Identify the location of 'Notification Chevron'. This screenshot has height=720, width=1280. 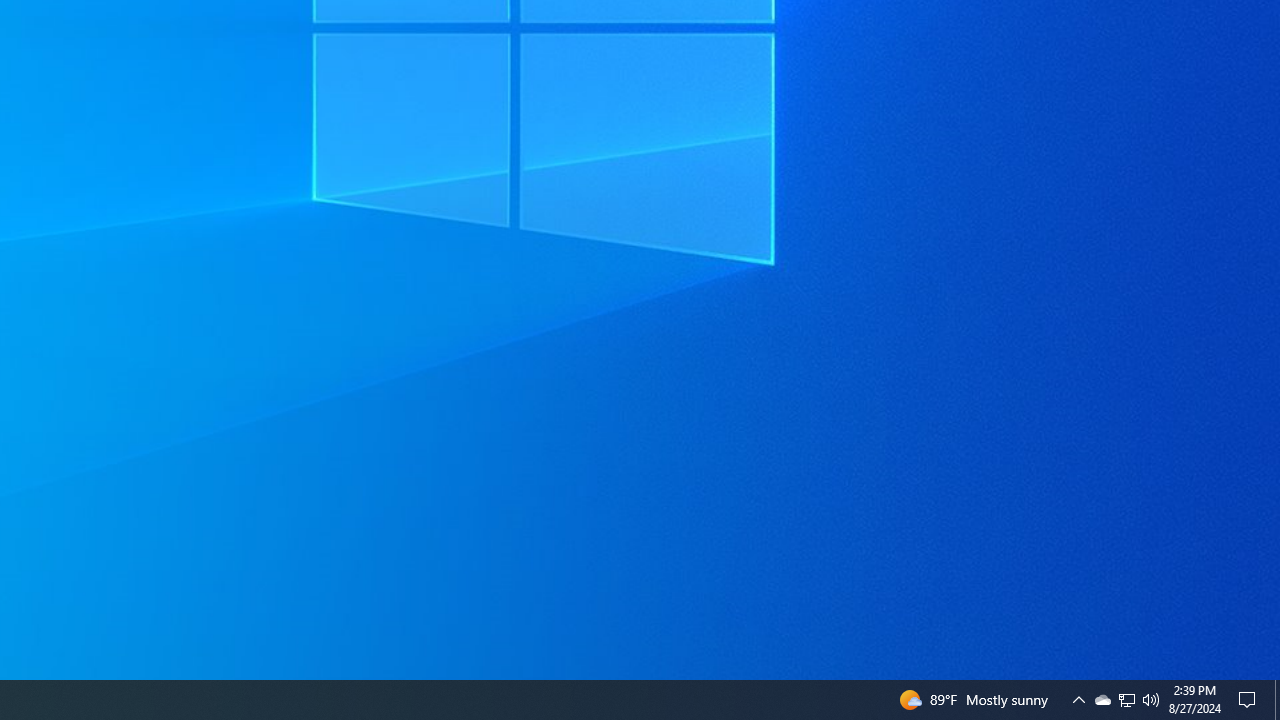
(1127, 698).